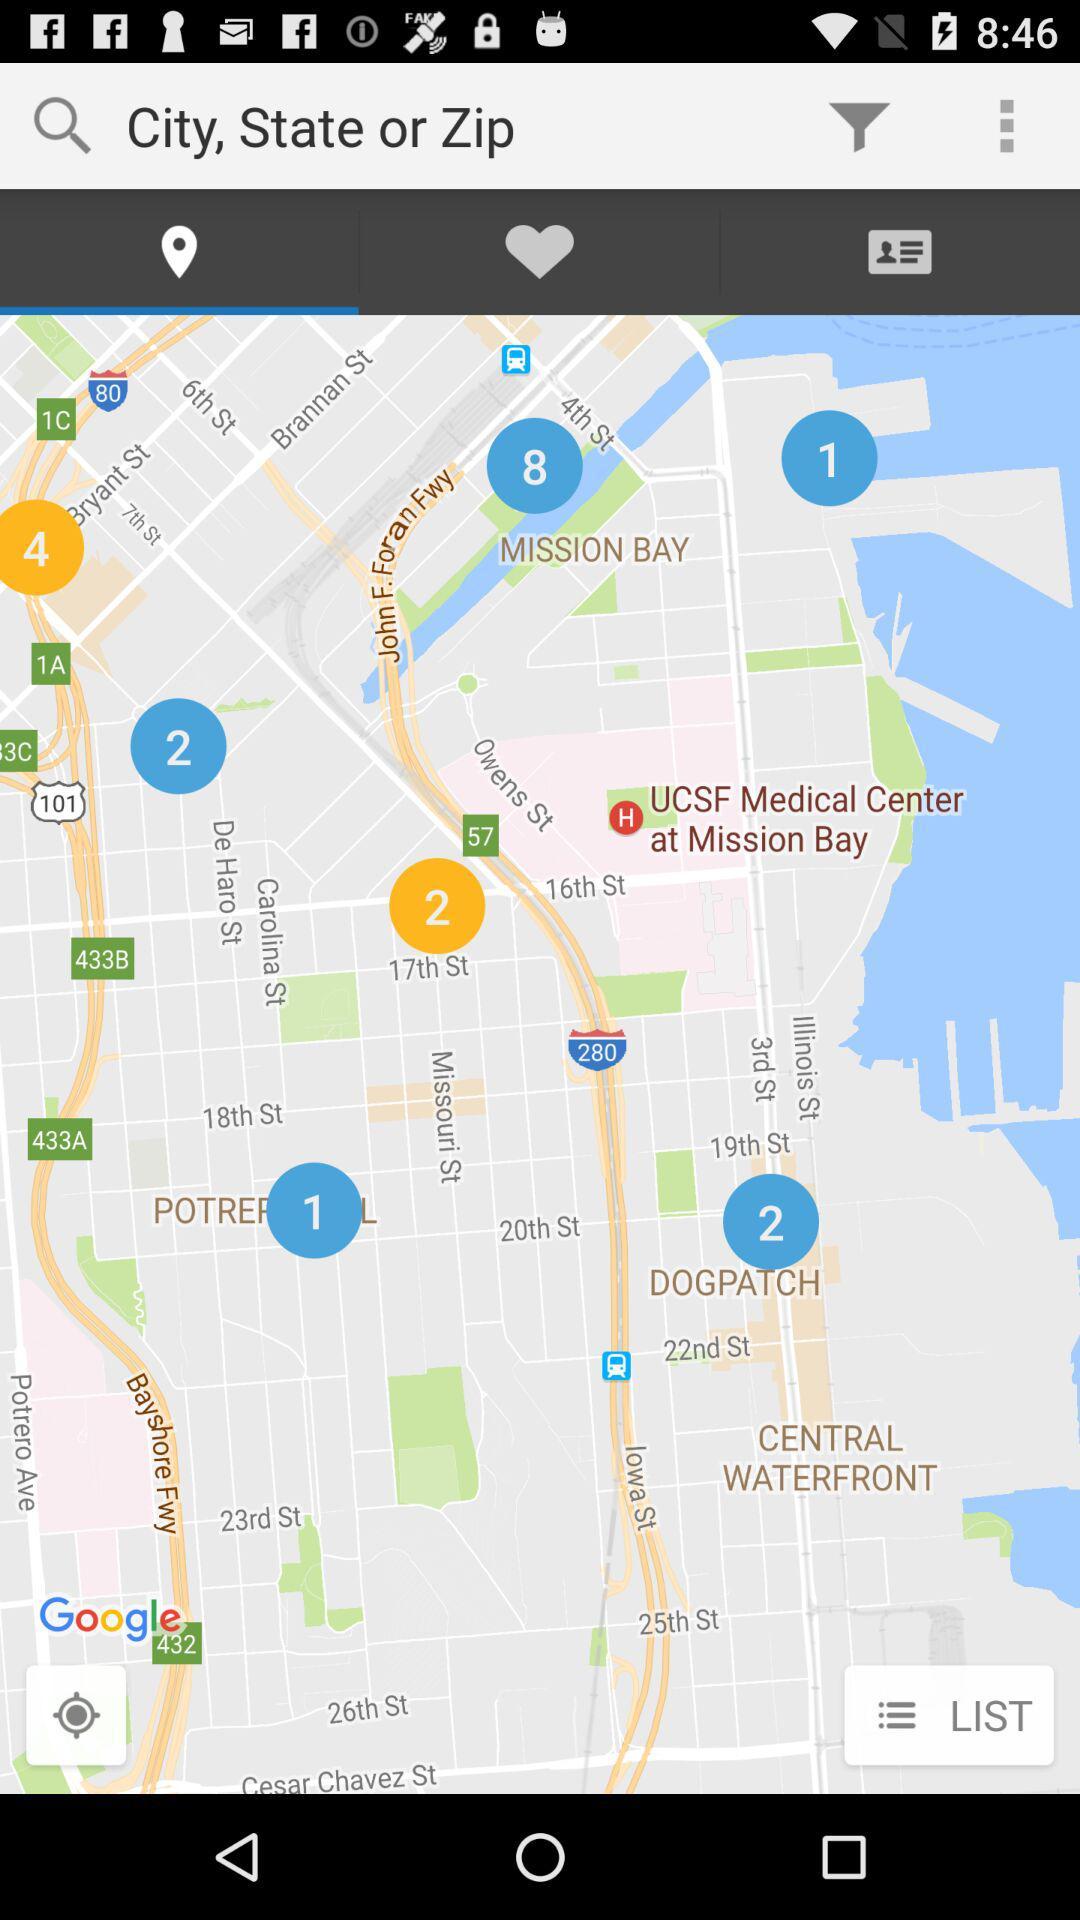 The image size is (1080, 1920). What do you see at coordinates (948, 1716) in the screenshot?
I see `list item` at bounding box center [948, 1716].